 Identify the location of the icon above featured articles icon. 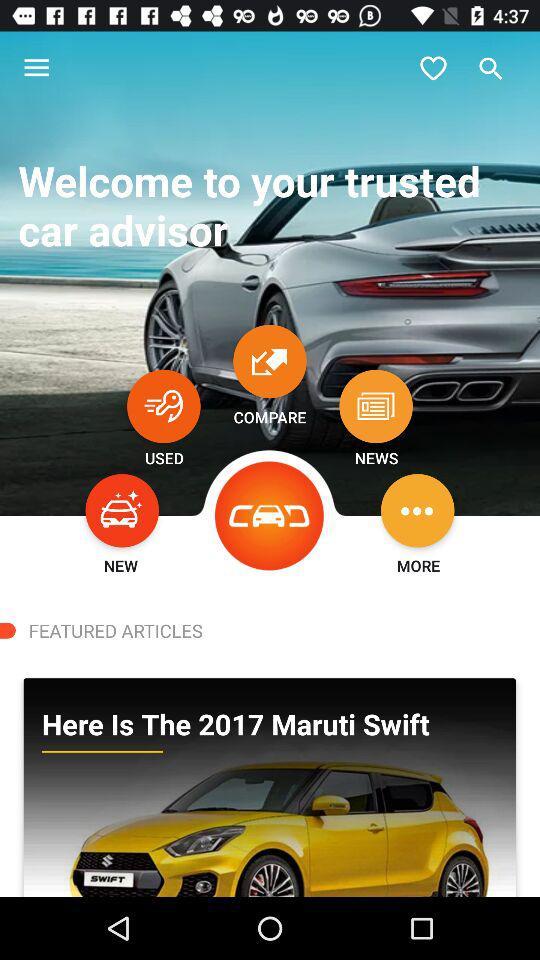
(270, 515).